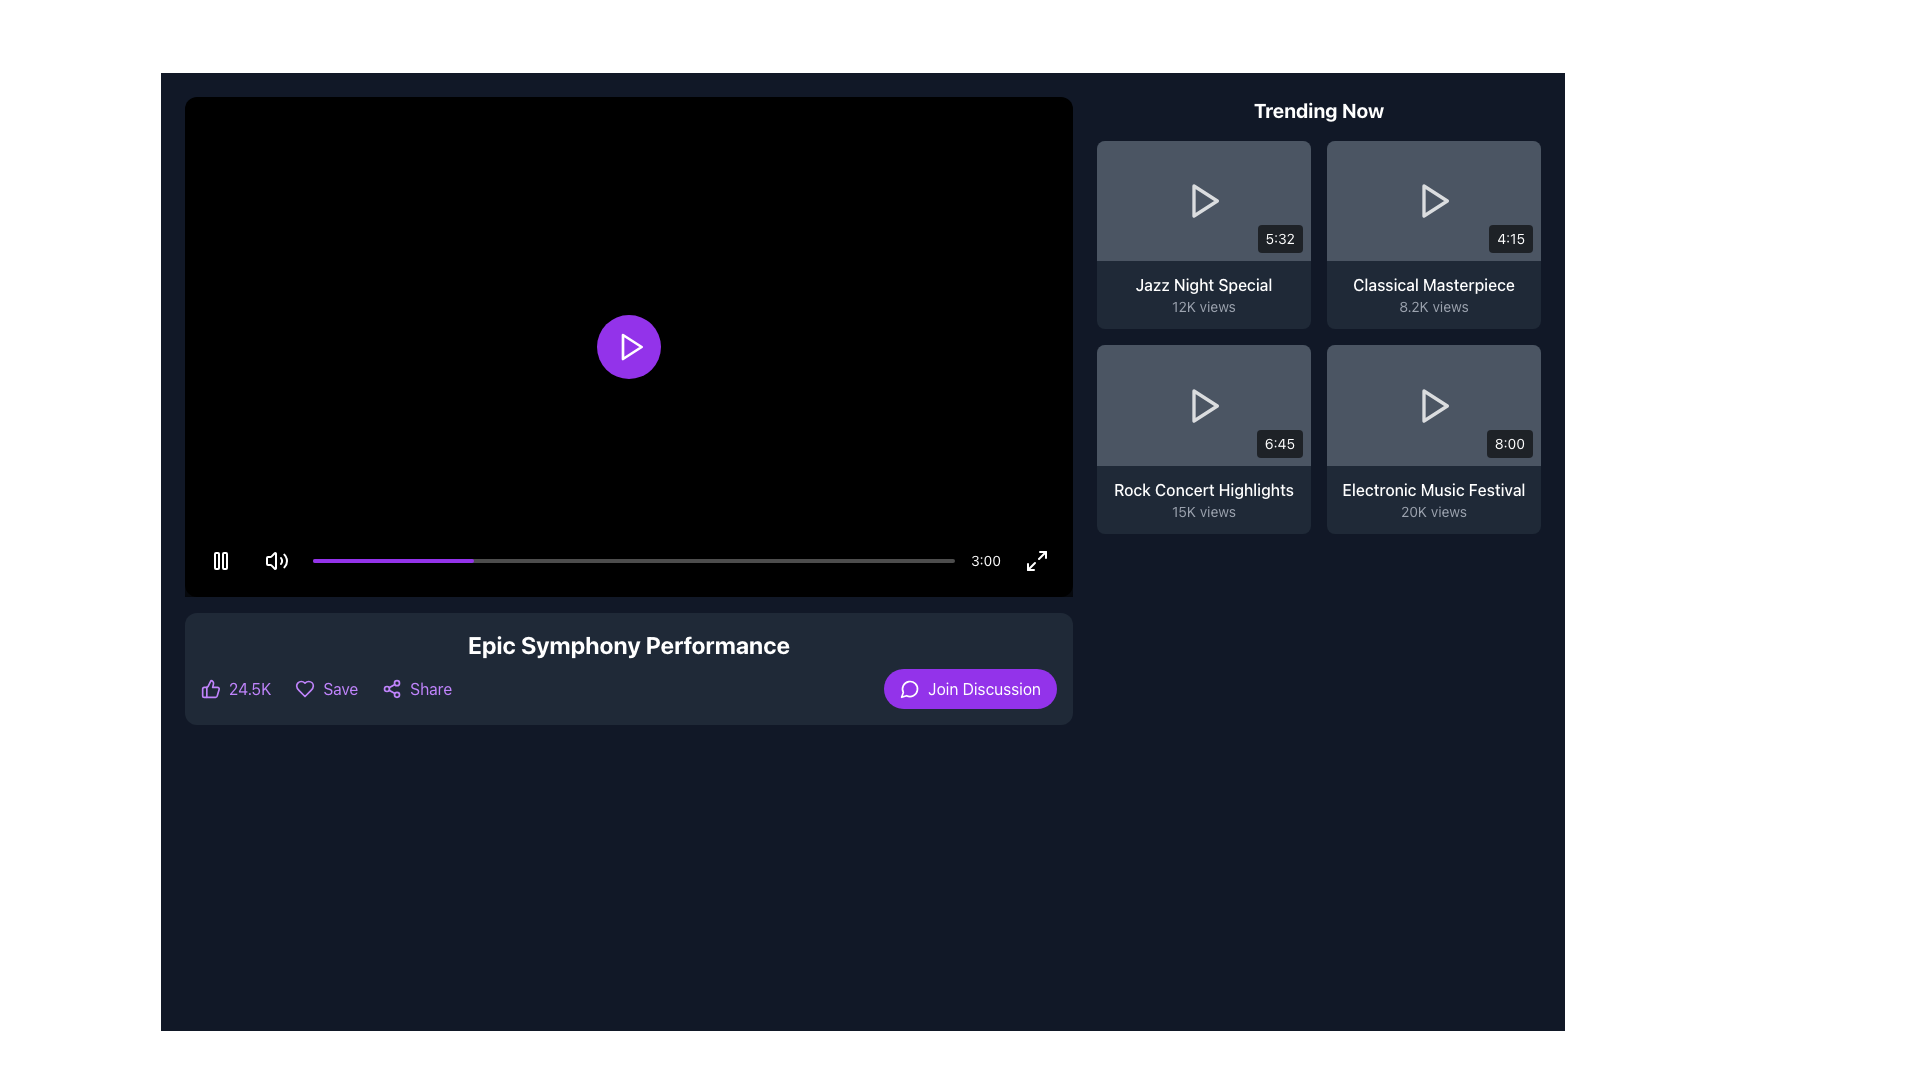 The width and height of the screenshot is (1920, 1080). What do you see at coordinates (1204, 405) in the screenshot?
I see `the play button located in the thumbnail for the 'Rock Concert Highlights' video in the 'Trending Now' section` at bounding box center [1204, 405].